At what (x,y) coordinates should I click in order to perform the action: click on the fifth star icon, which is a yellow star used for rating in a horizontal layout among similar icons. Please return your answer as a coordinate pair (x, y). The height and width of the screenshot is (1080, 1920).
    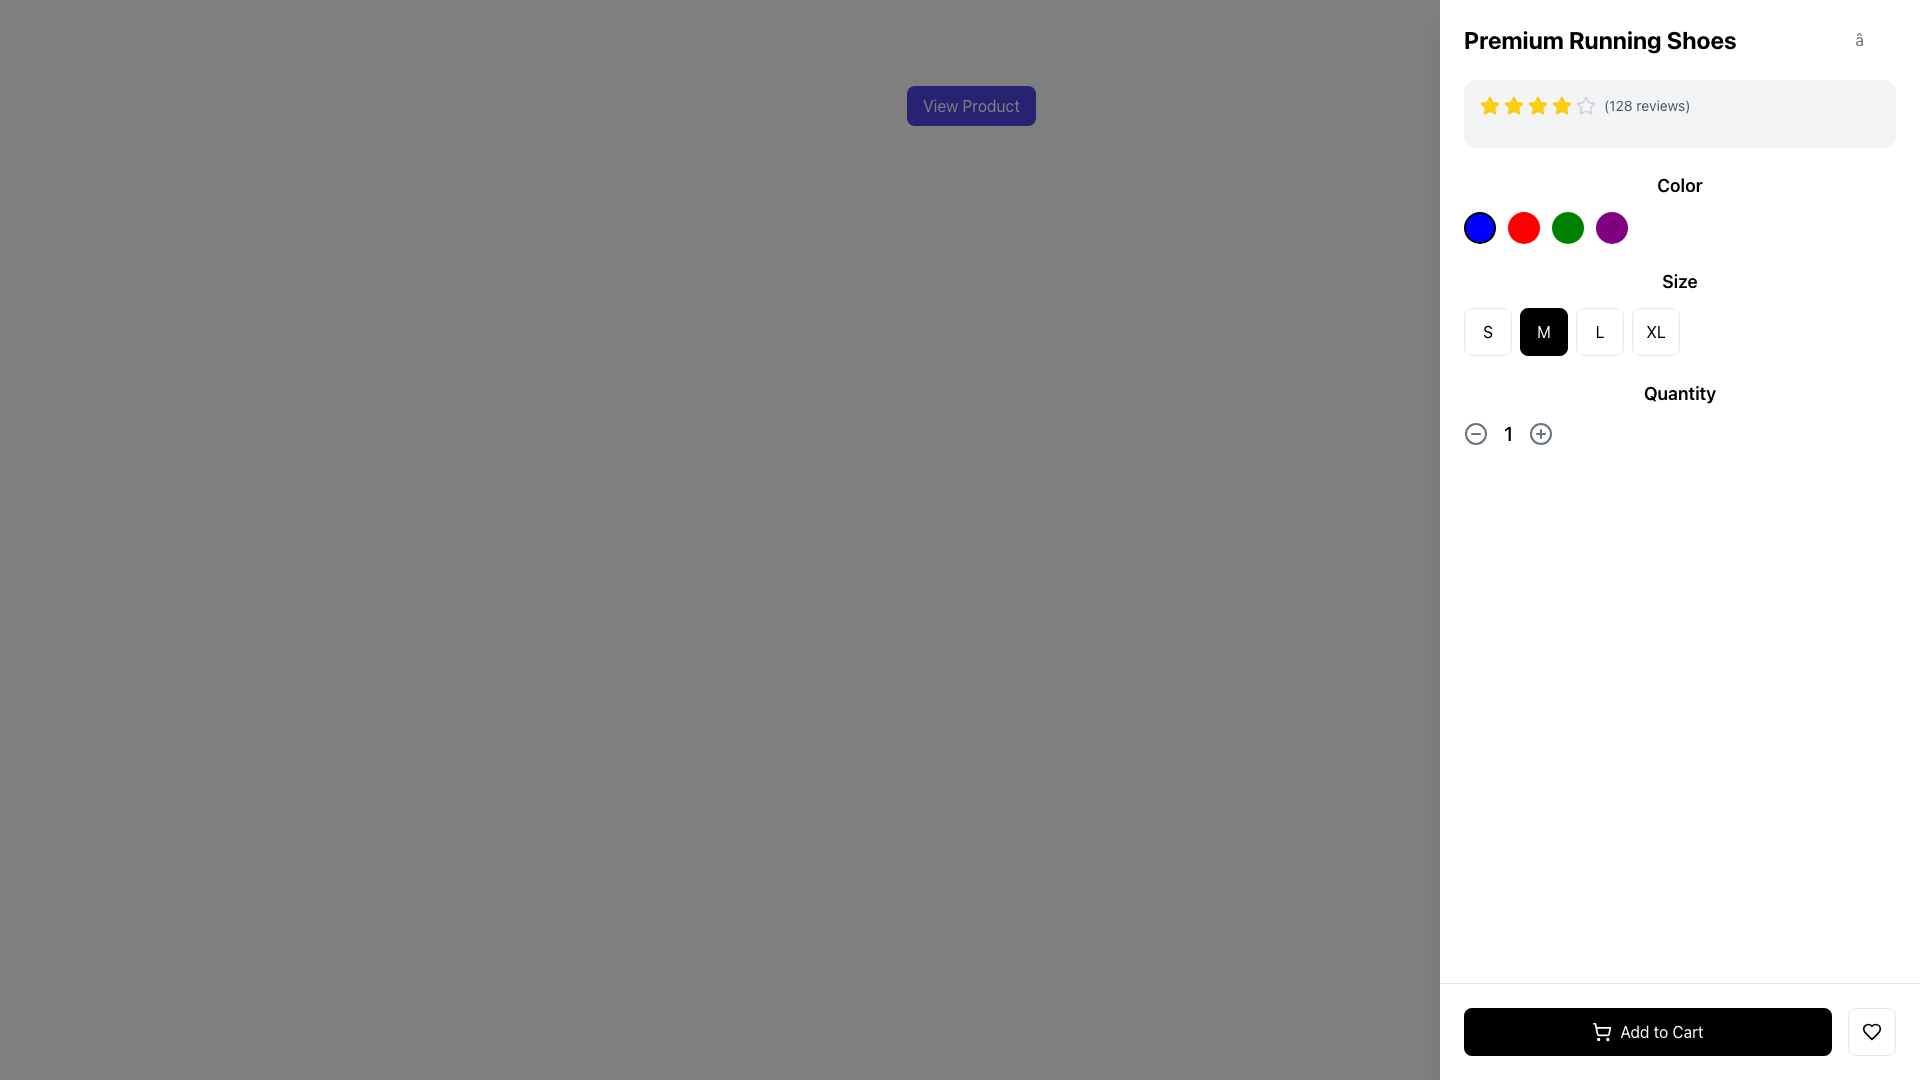
    Looking at the image, I should click on (1560, 105).